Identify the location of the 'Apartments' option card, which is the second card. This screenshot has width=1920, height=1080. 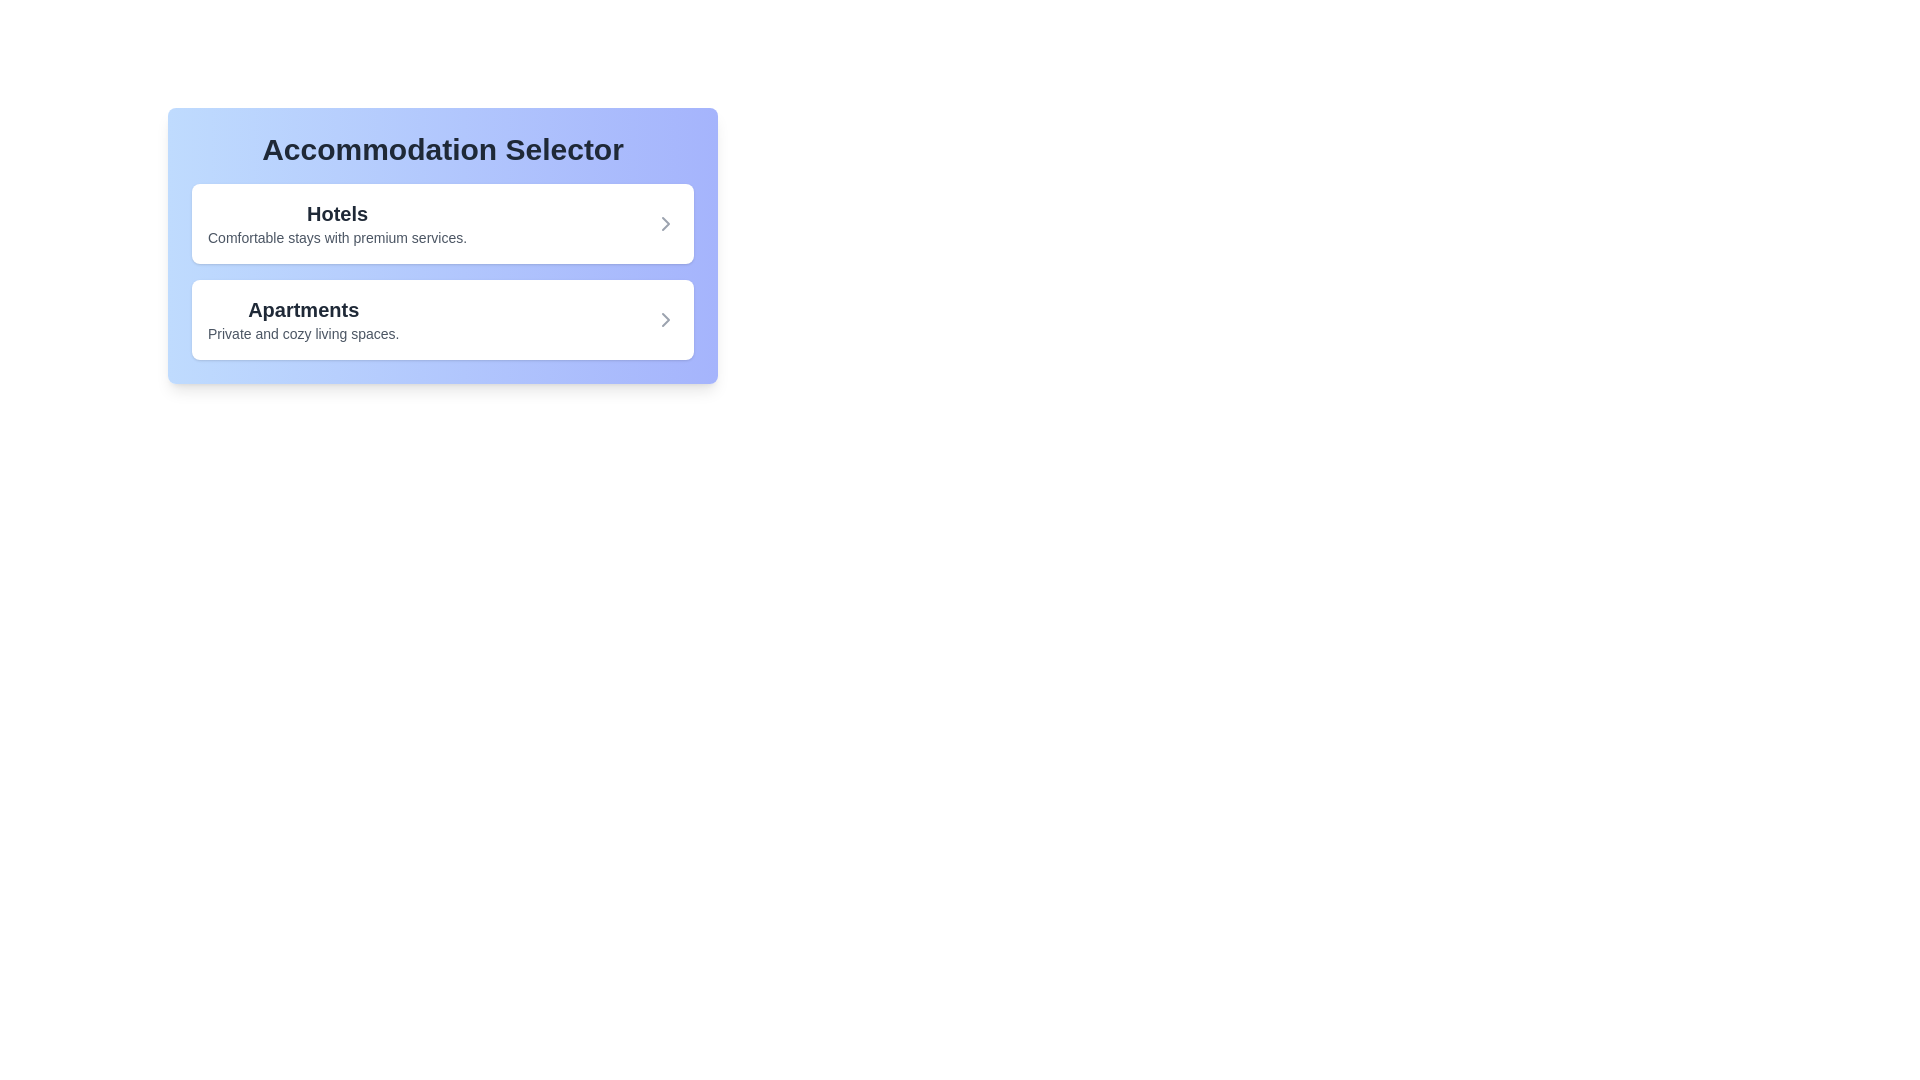
(441, 304).